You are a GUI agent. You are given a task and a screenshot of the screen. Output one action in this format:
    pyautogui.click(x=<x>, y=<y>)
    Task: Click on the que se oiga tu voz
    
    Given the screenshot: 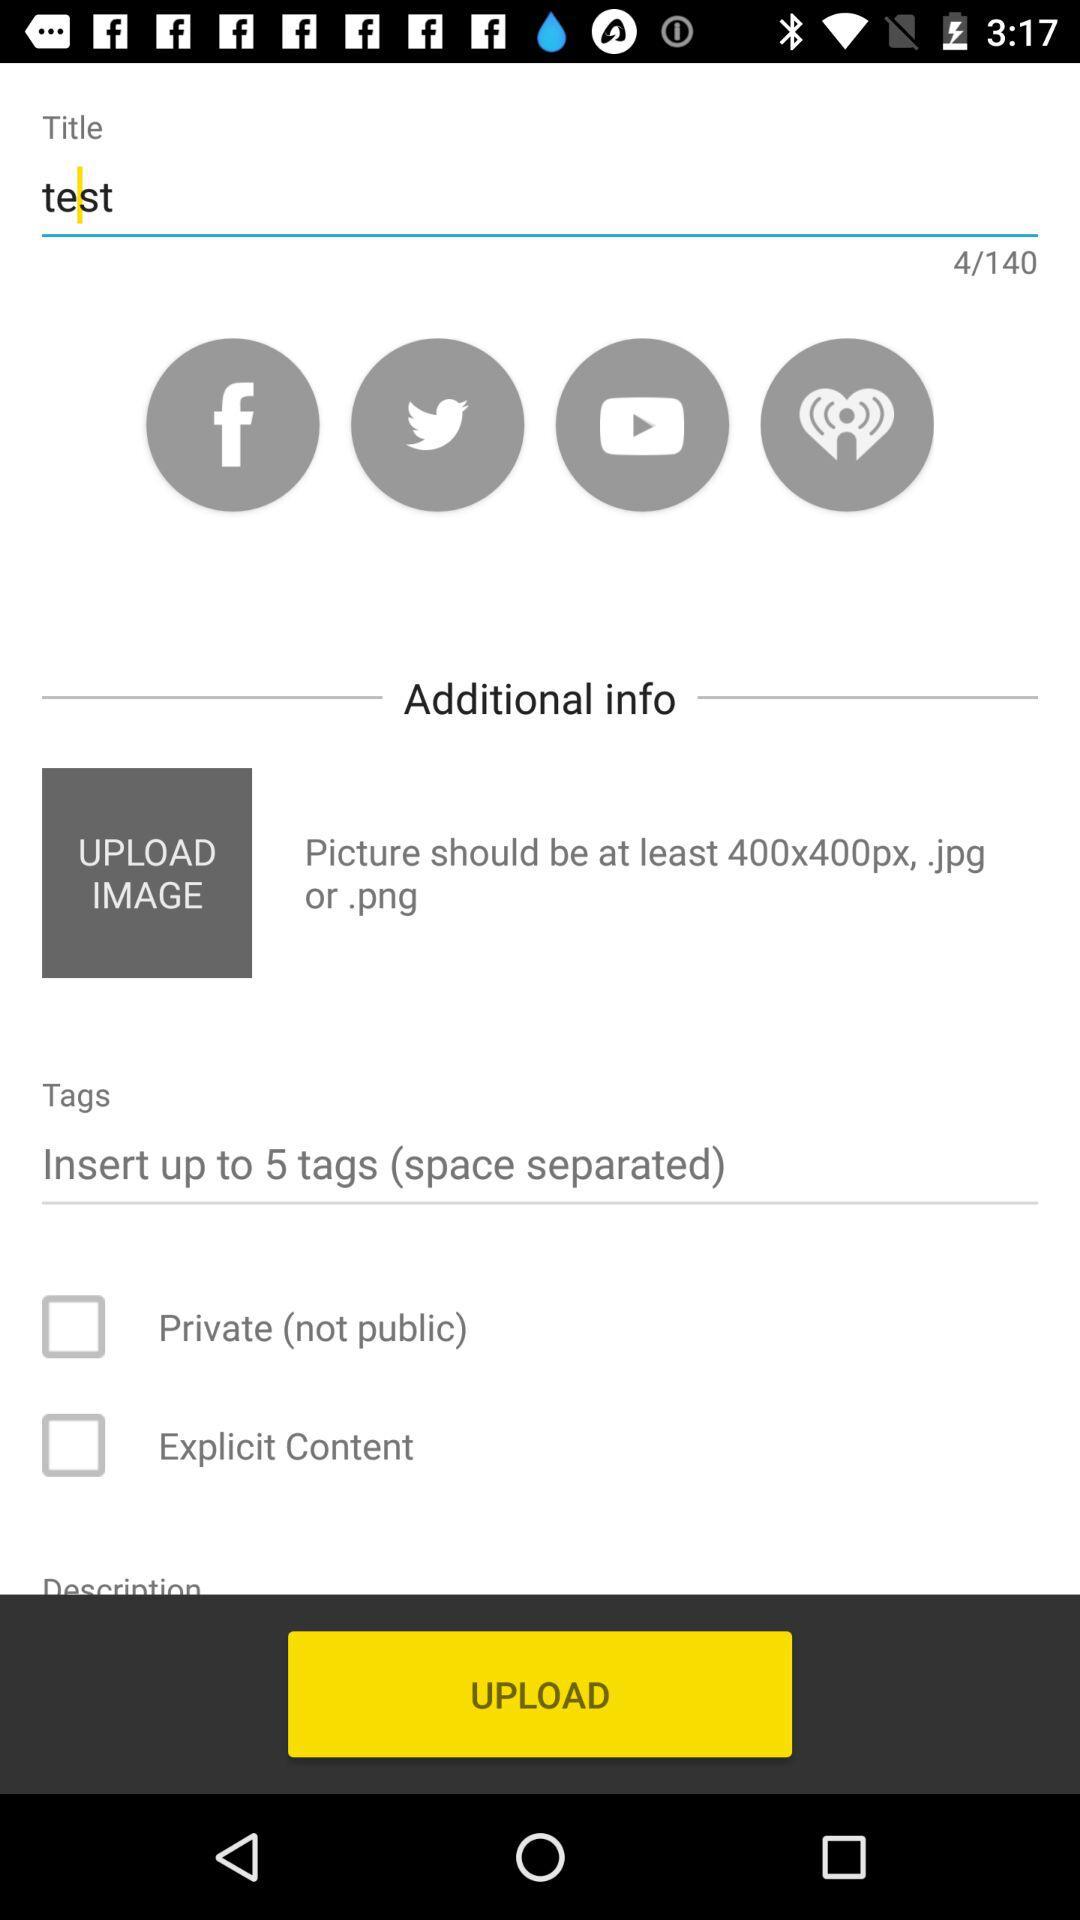 What is the action you would take?
    pyautogui.click(x=847, y=423)
    